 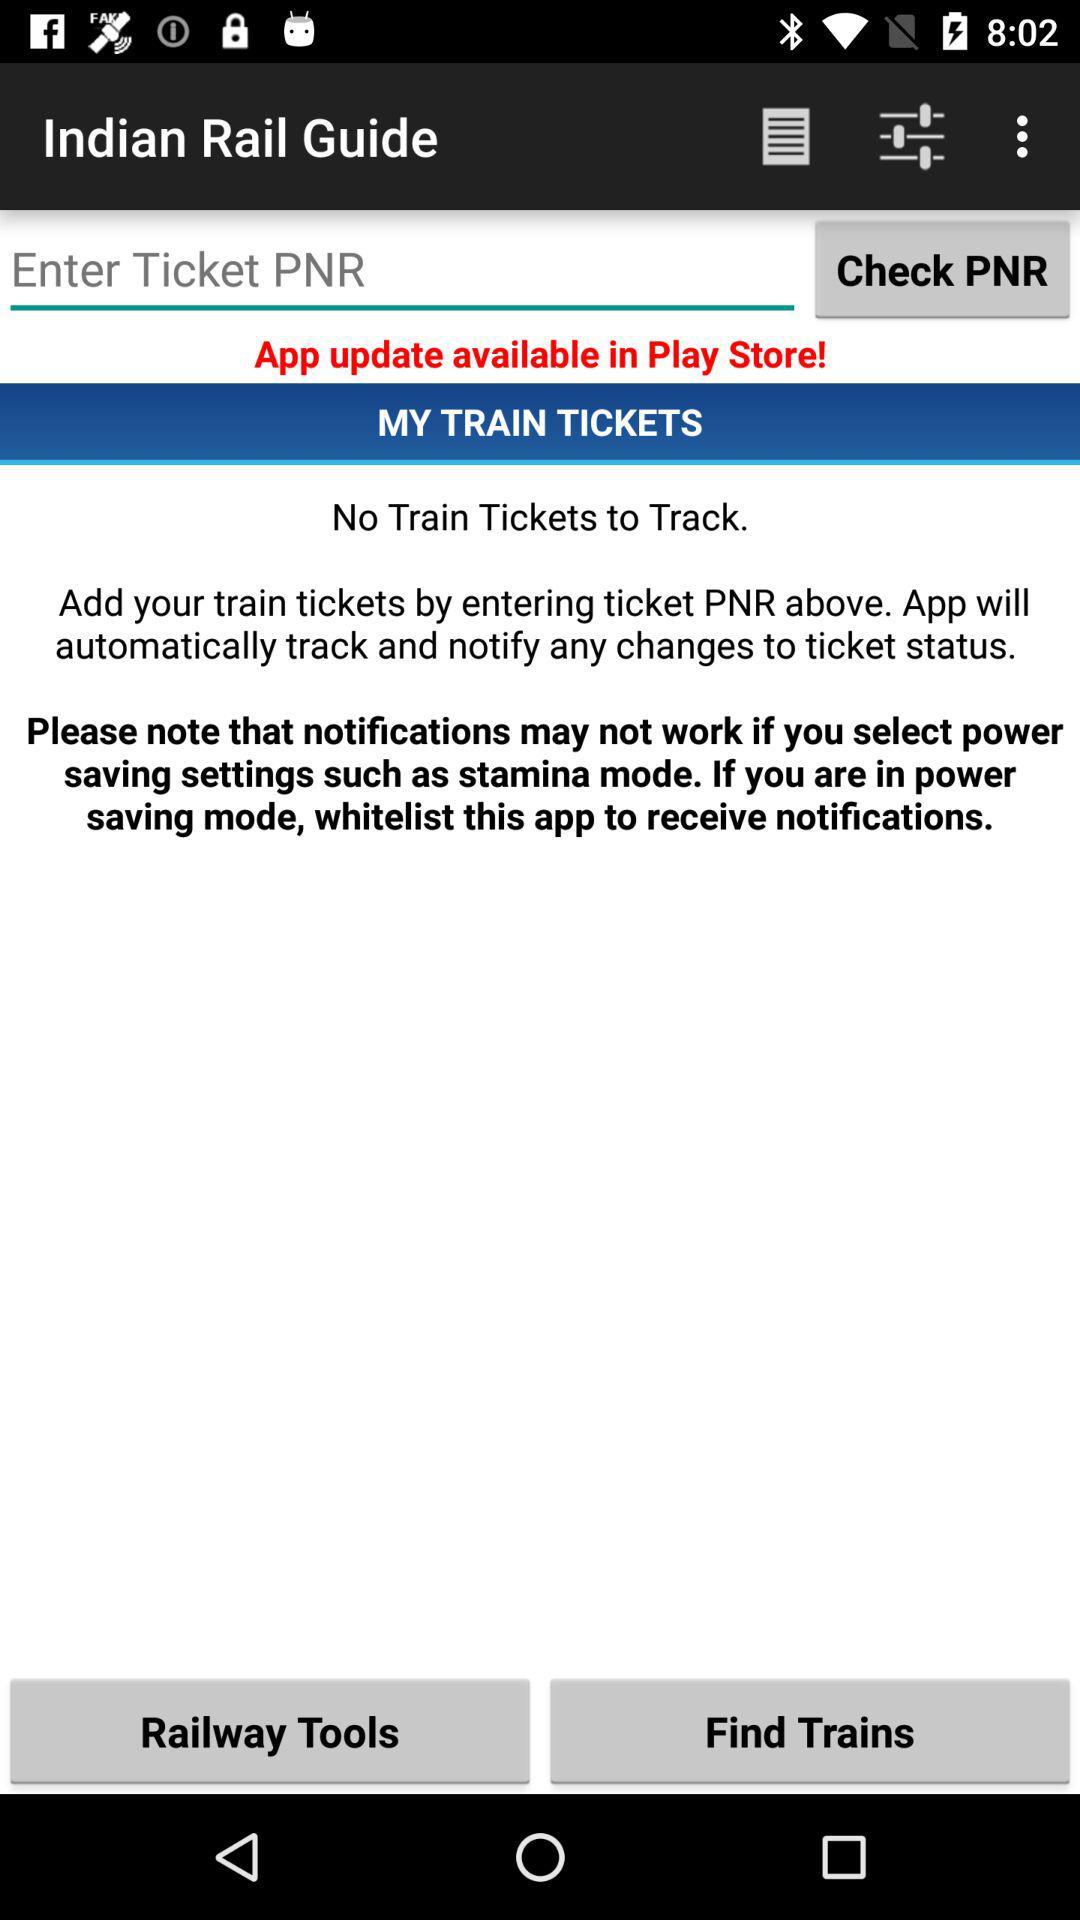 I want to click on ticket pnr, so click(x=402, y=268).